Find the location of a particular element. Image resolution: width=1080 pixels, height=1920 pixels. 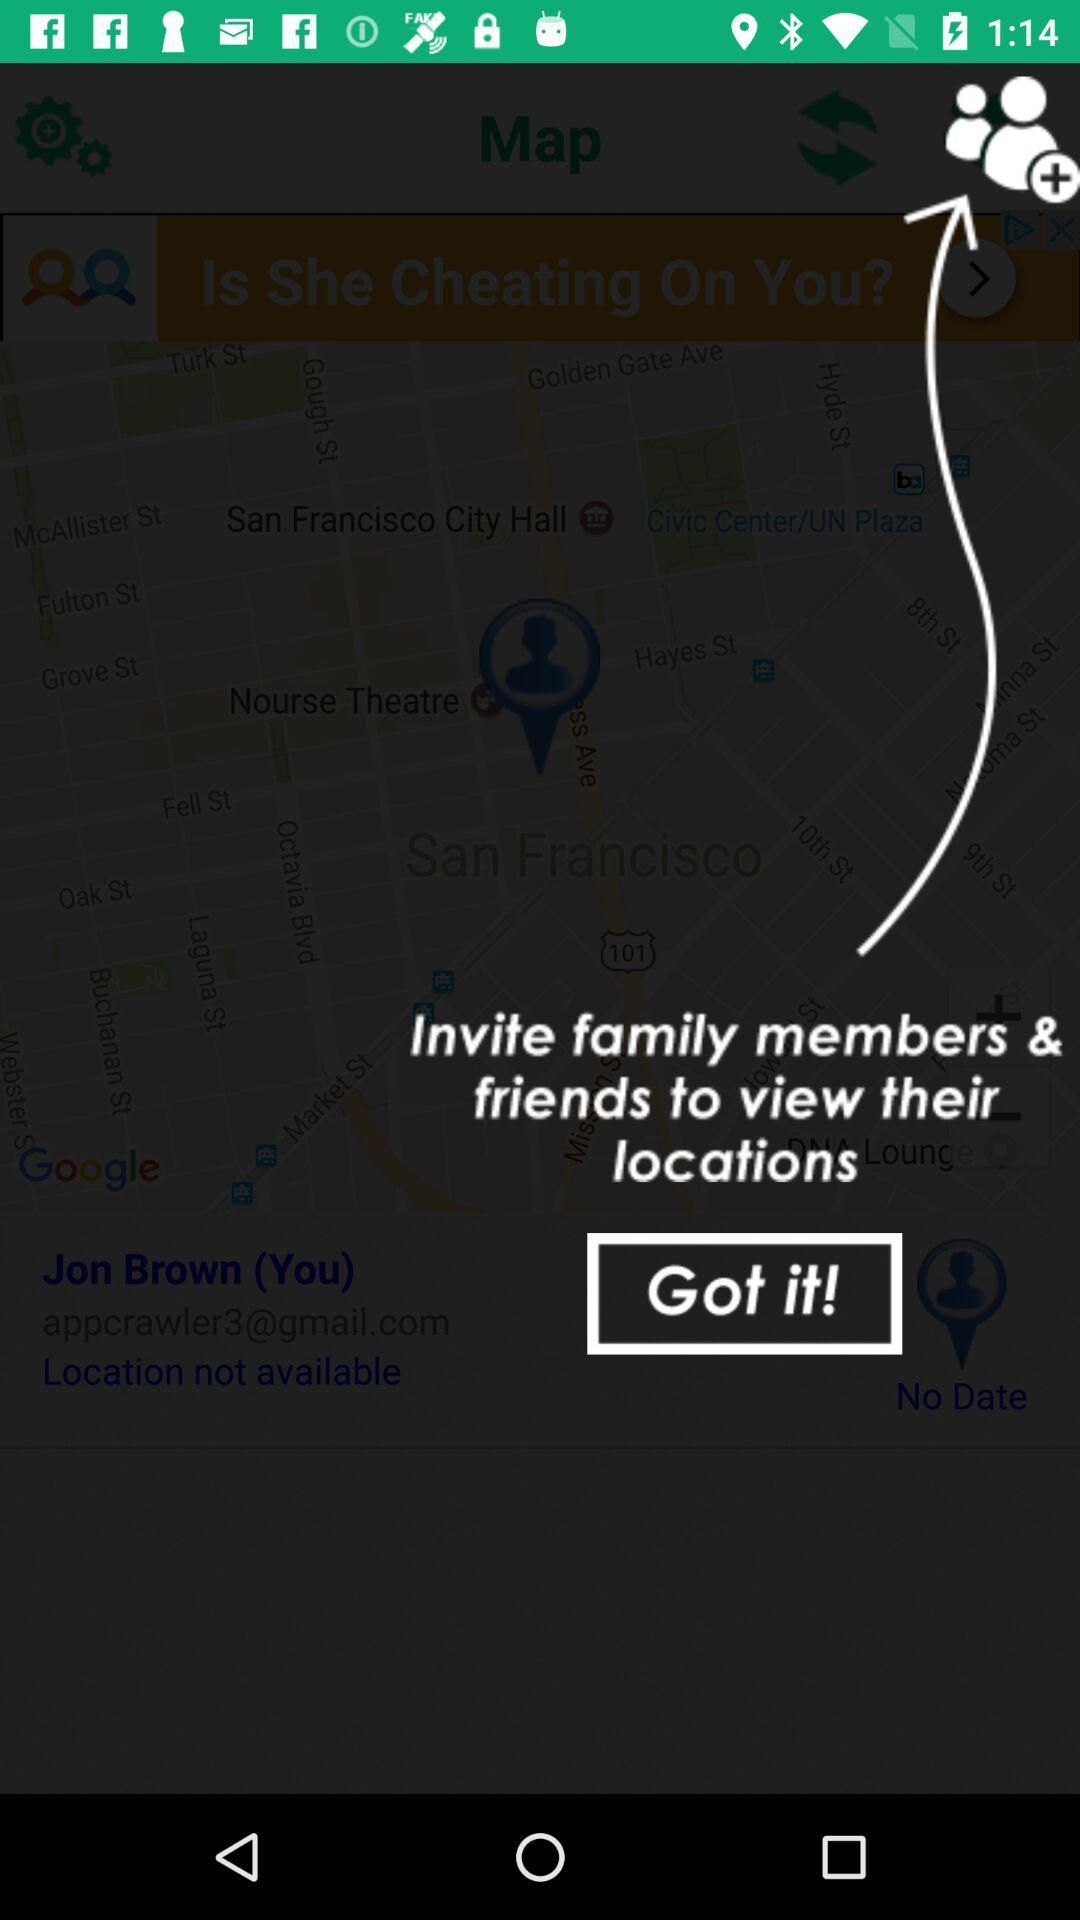

help notification is located at coordinates (744, 1293).